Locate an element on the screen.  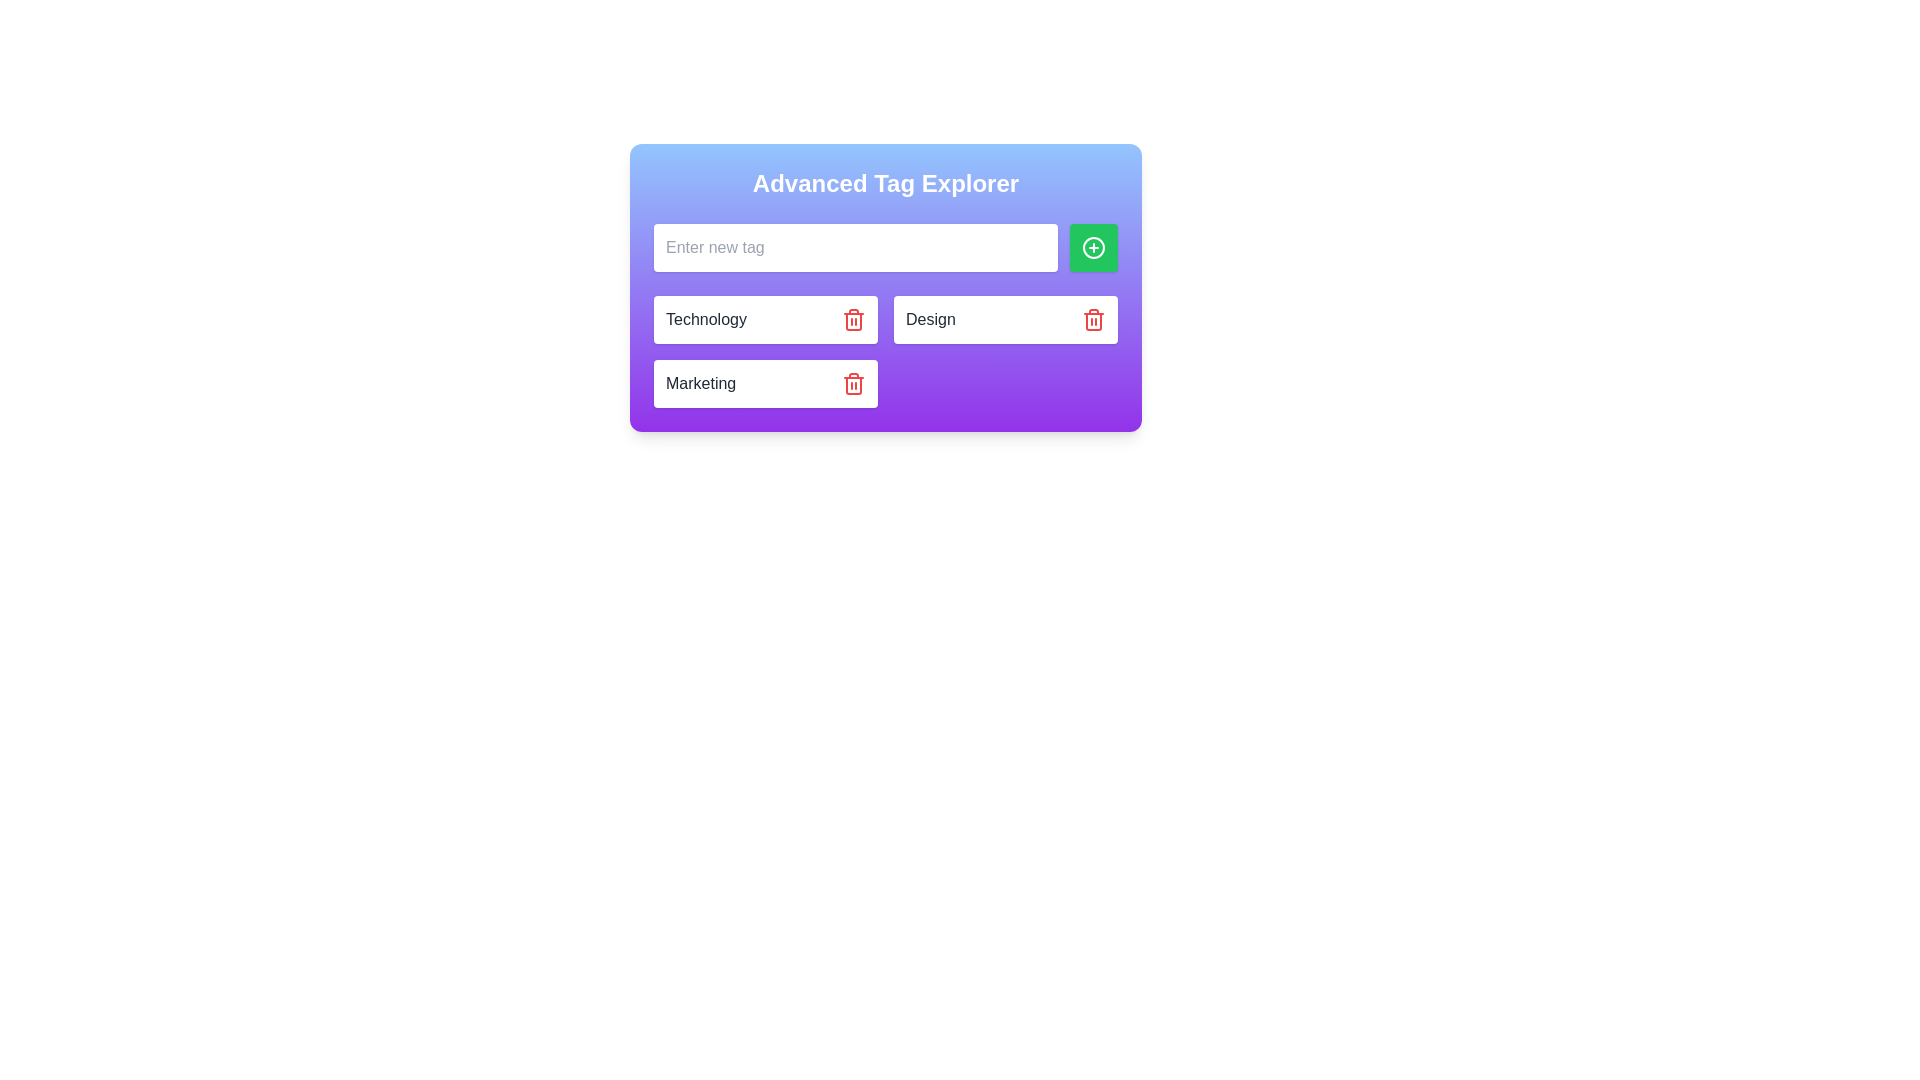
the delete button positioned to the far right of the 'Technology' label is located at coordinates (854, 319).